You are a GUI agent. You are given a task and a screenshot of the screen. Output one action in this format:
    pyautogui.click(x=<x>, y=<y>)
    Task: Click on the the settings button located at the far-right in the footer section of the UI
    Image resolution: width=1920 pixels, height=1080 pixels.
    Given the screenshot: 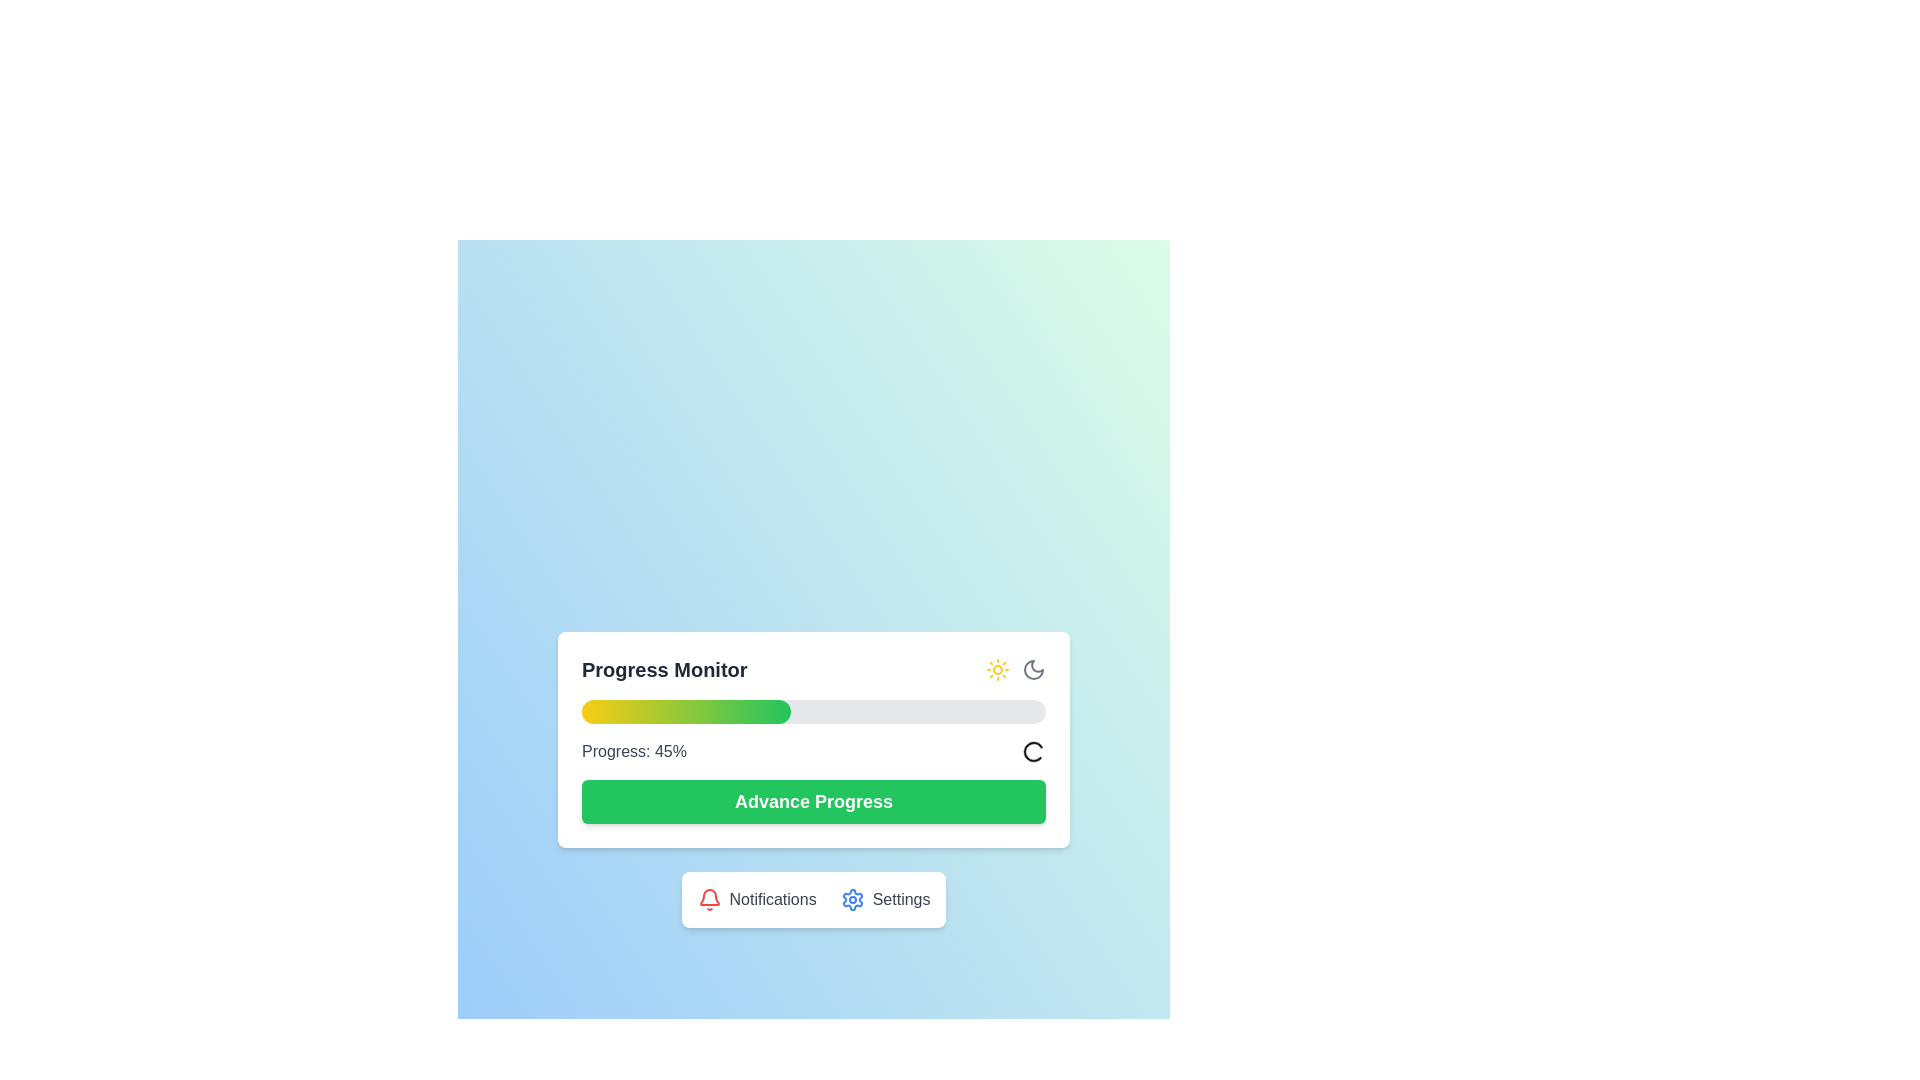 What is the action you would take?
    pyautogui.click(x=852, y=898)
    